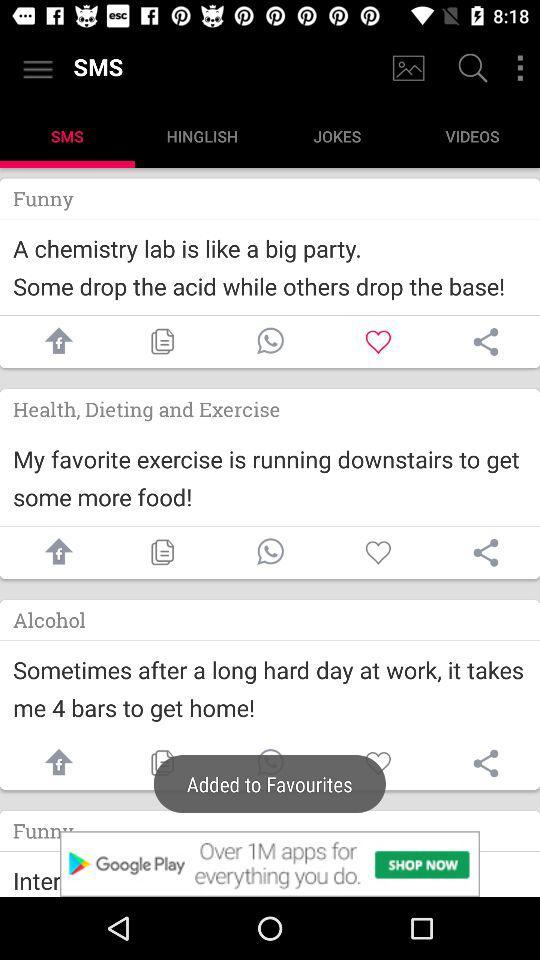 This screenshot has width=540, height=960. What do you see at coordinates (54, 762) in the screenshot?
I see `share the article` at bounding box center [54, 762].